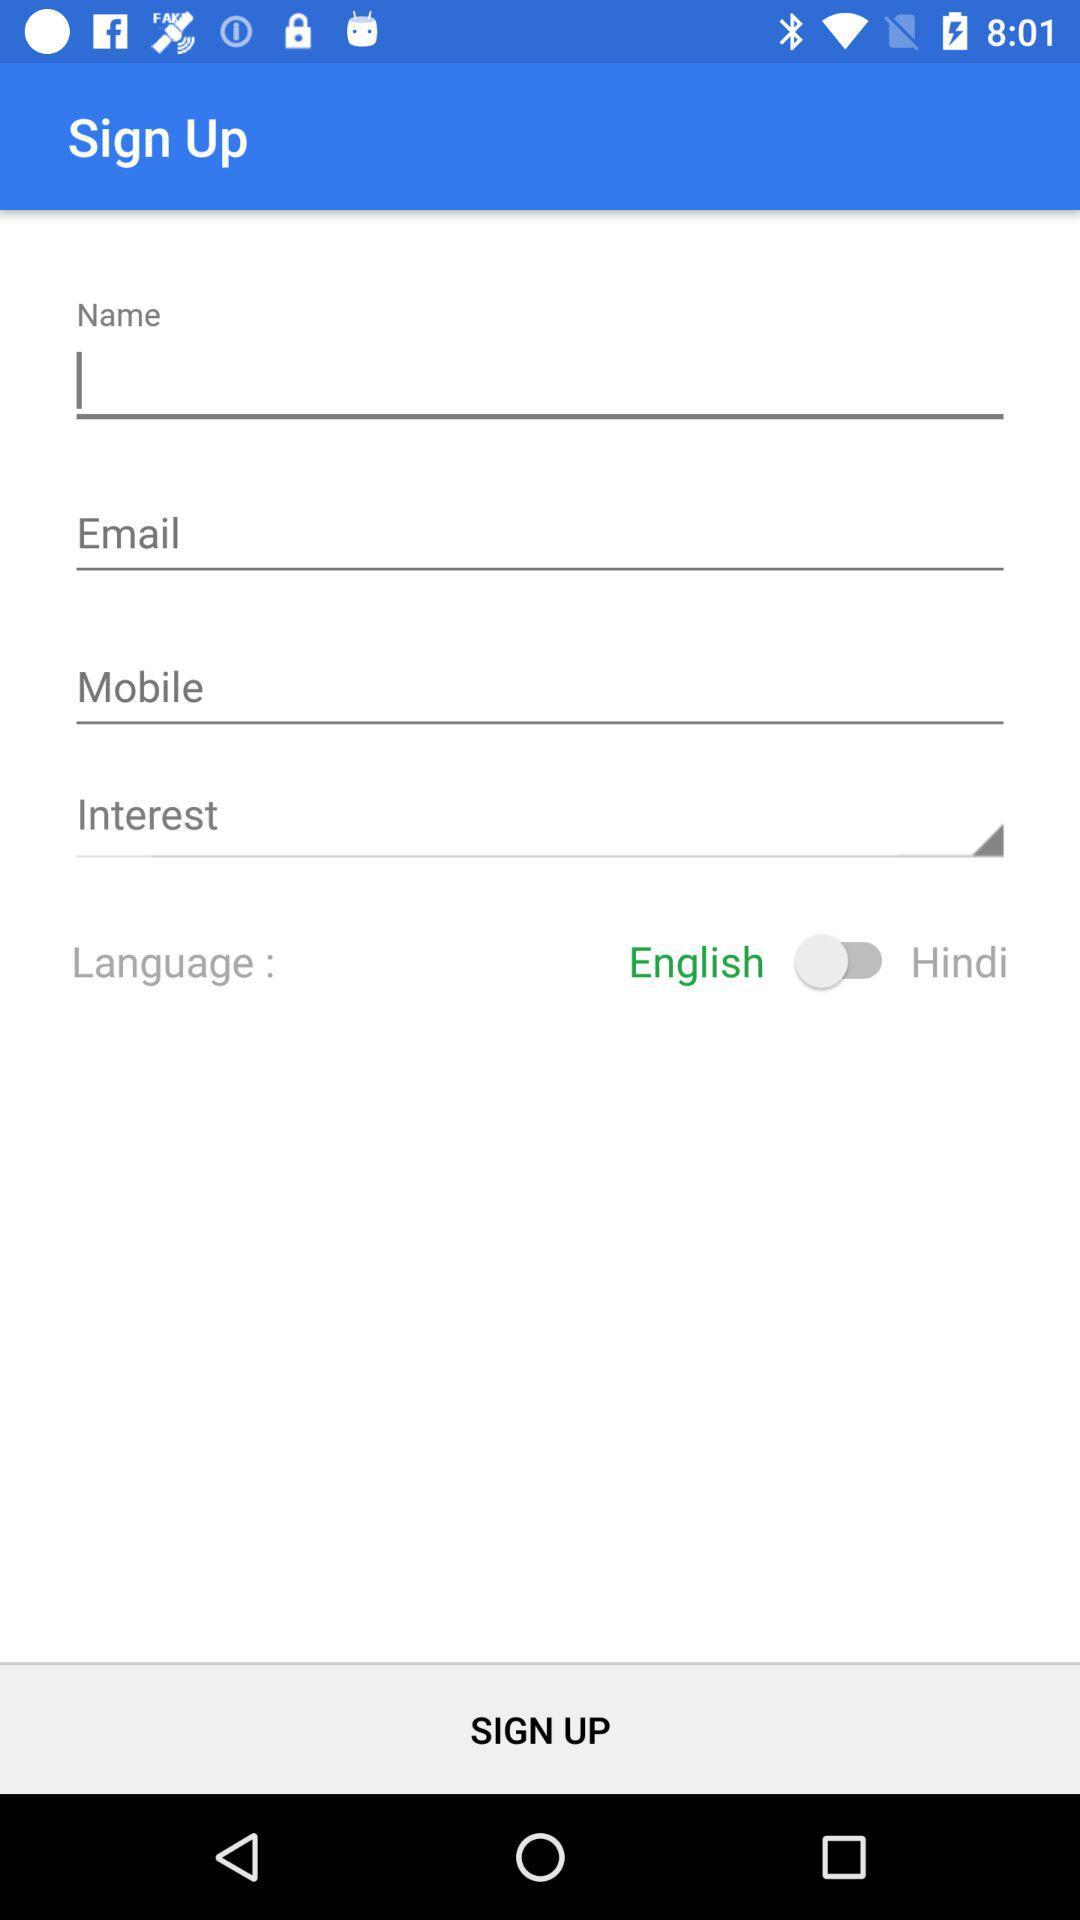 The image size is (1080, 1920). What do you see at coordinates (540, 535) in the screenshot?
I see `space to write email` at bounding box center [540, 535].